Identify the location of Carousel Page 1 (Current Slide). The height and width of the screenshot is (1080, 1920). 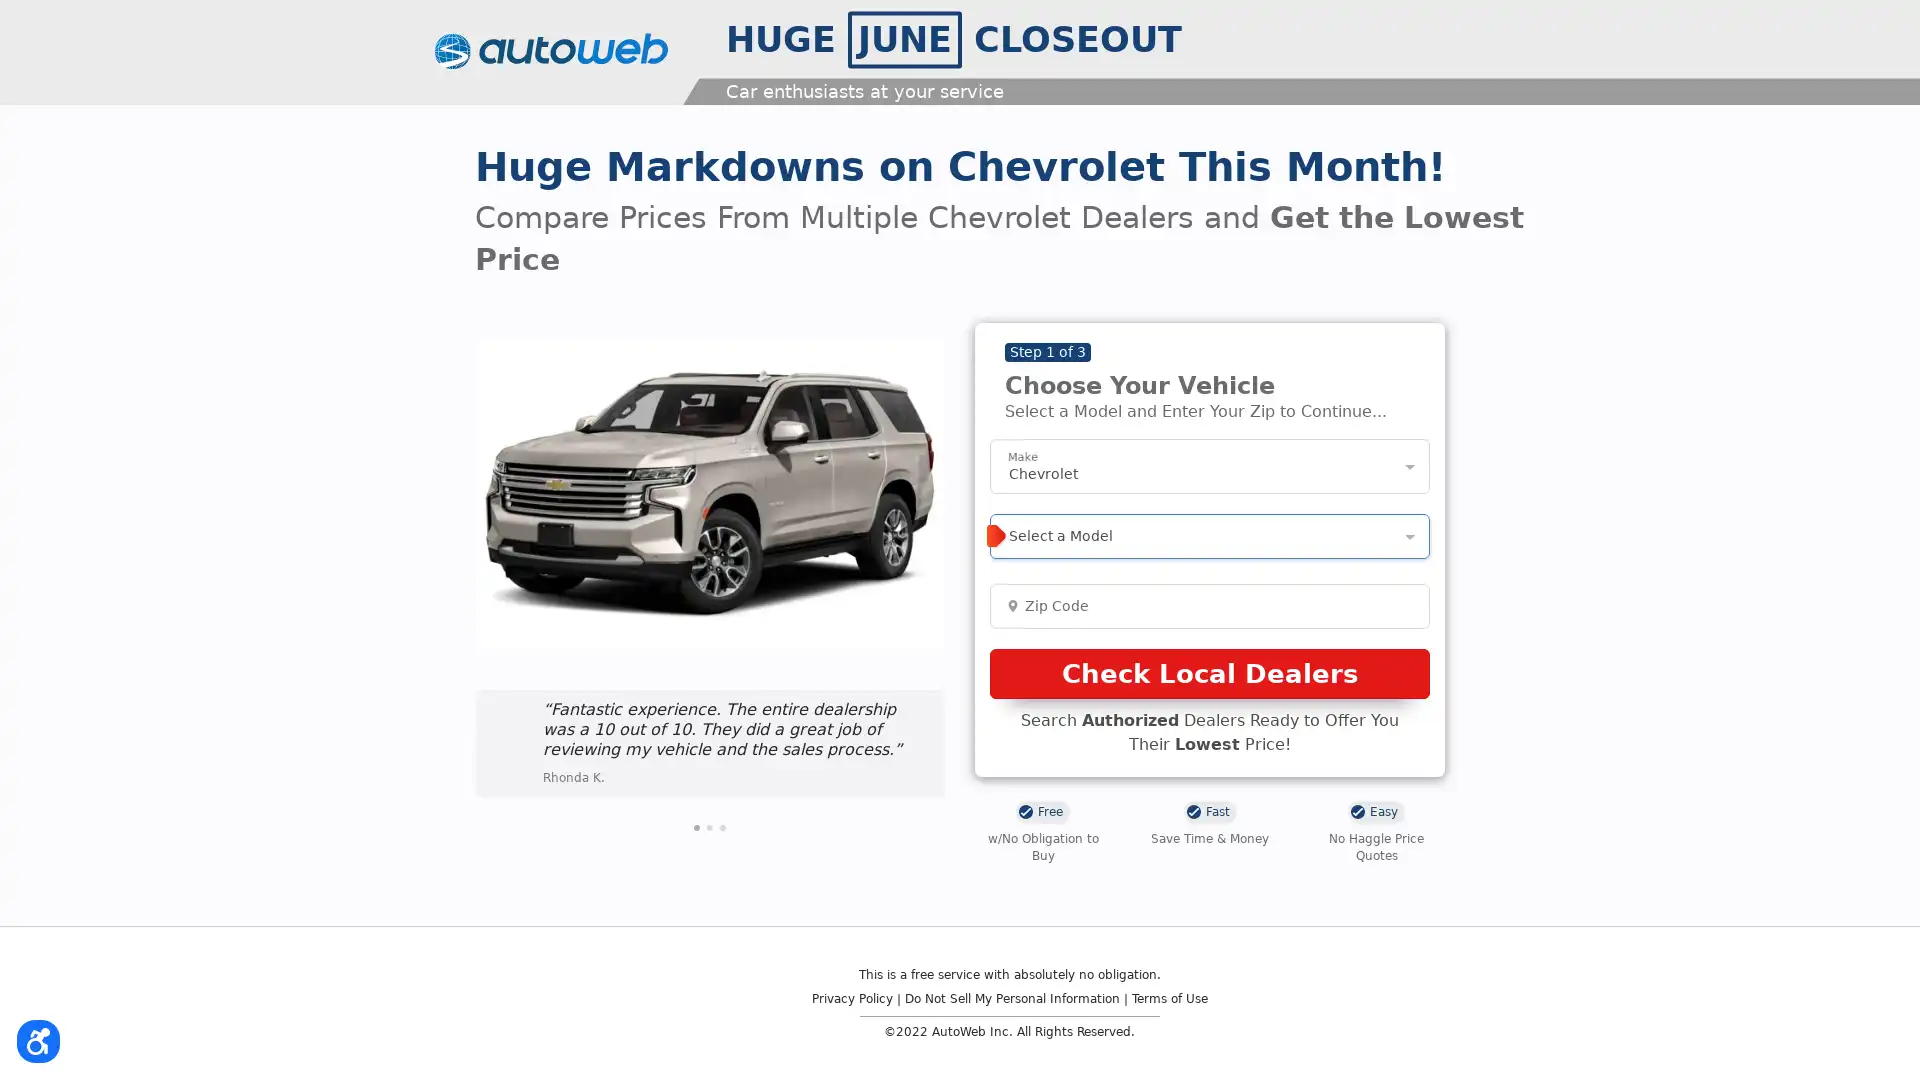
(696, 826).